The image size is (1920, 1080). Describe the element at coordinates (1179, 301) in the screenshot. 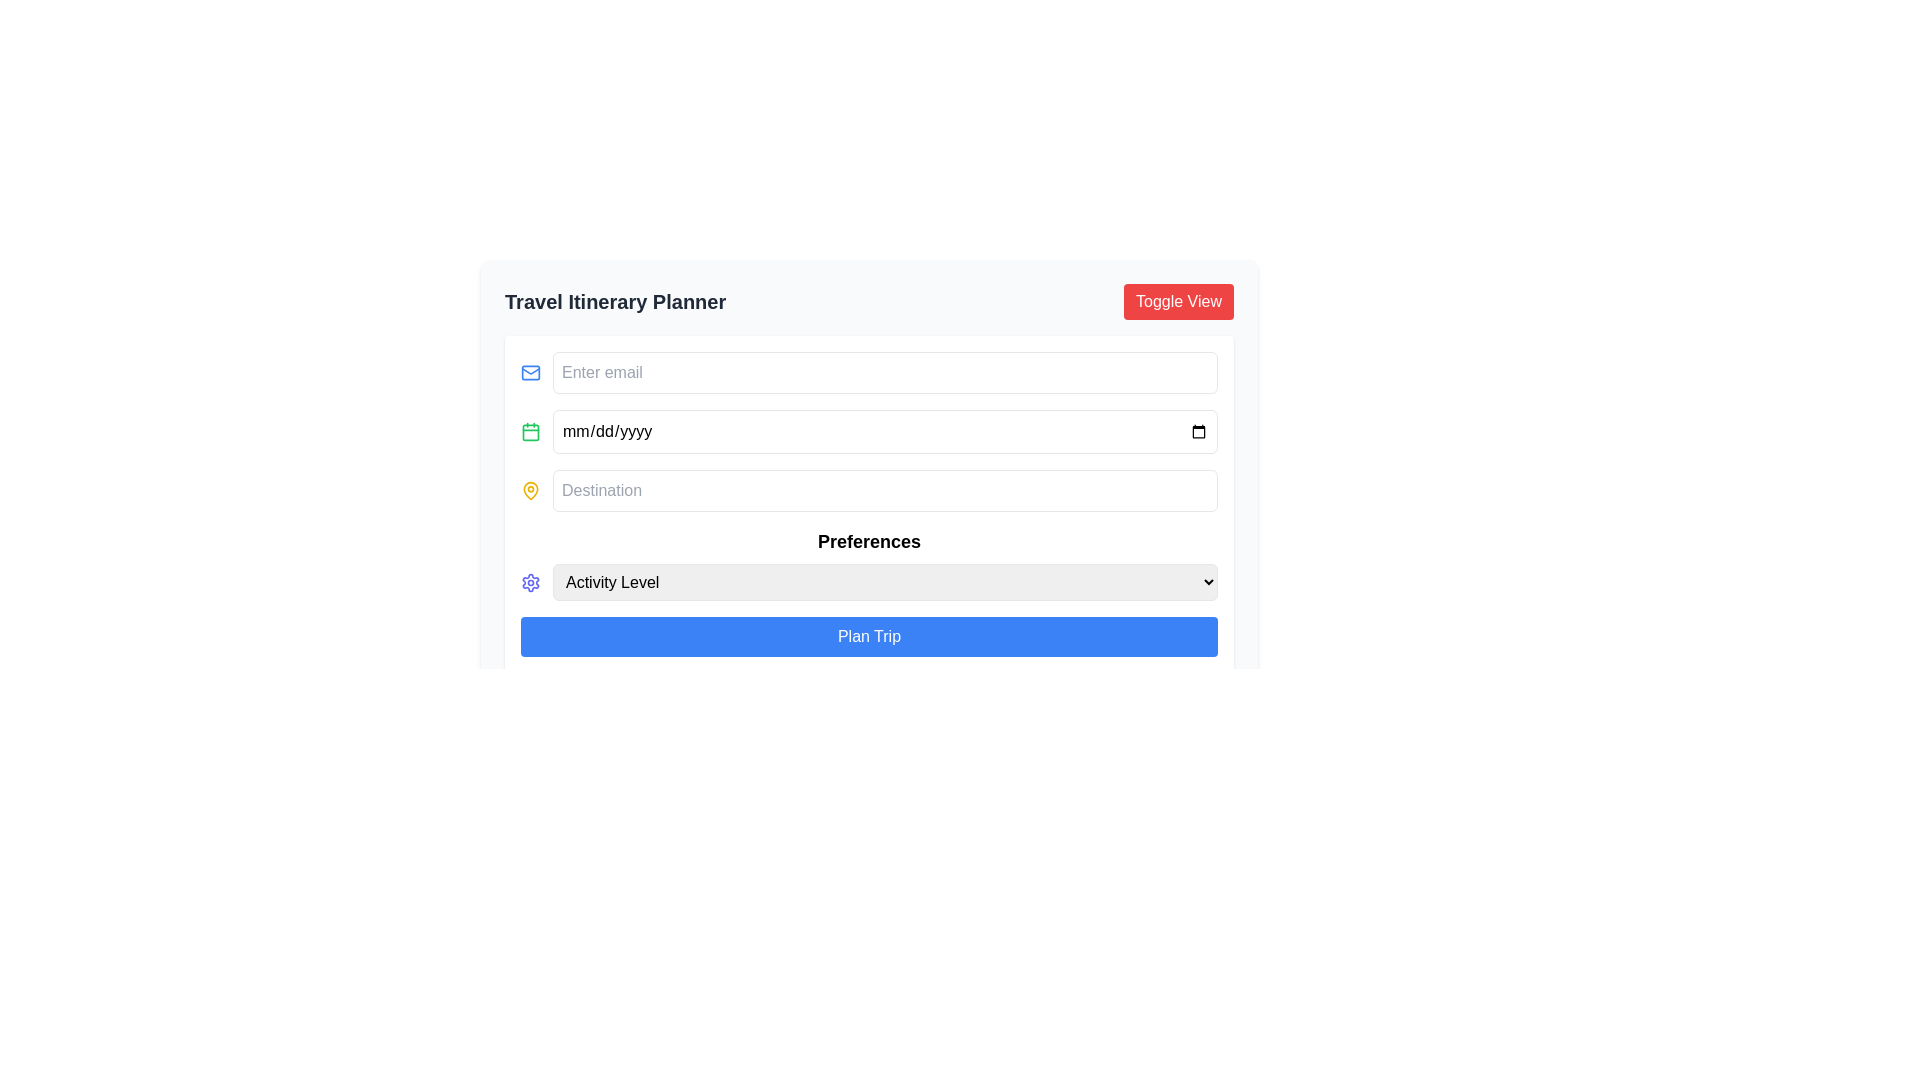

I see `the 'Toggle View' button with a red background located in the upper right portion of the 'Travel Itinerary Planner' interface` at that location.